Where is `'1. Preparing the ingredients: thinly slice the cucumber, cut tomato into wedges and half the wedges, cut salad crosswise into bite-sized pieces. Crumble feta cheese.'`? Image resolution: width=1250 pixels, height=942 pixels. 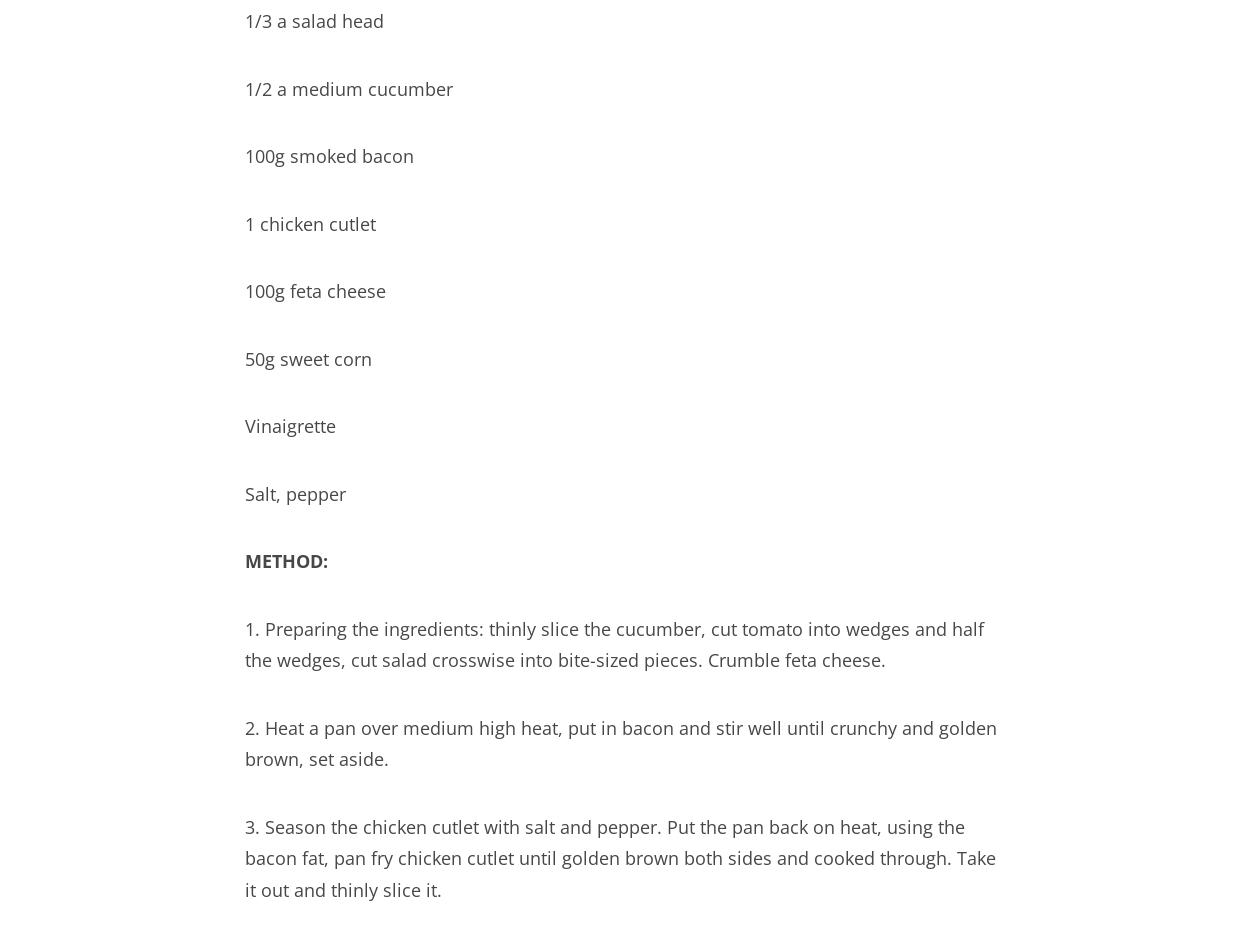 '1. Preparing the ingredients: thinly slice the cucumber, cut tomato into wedges and half the wedges, cut salad crosswise into bite-sized pieces. Crumble feta cheese.' is located at coordinates (613, 643).